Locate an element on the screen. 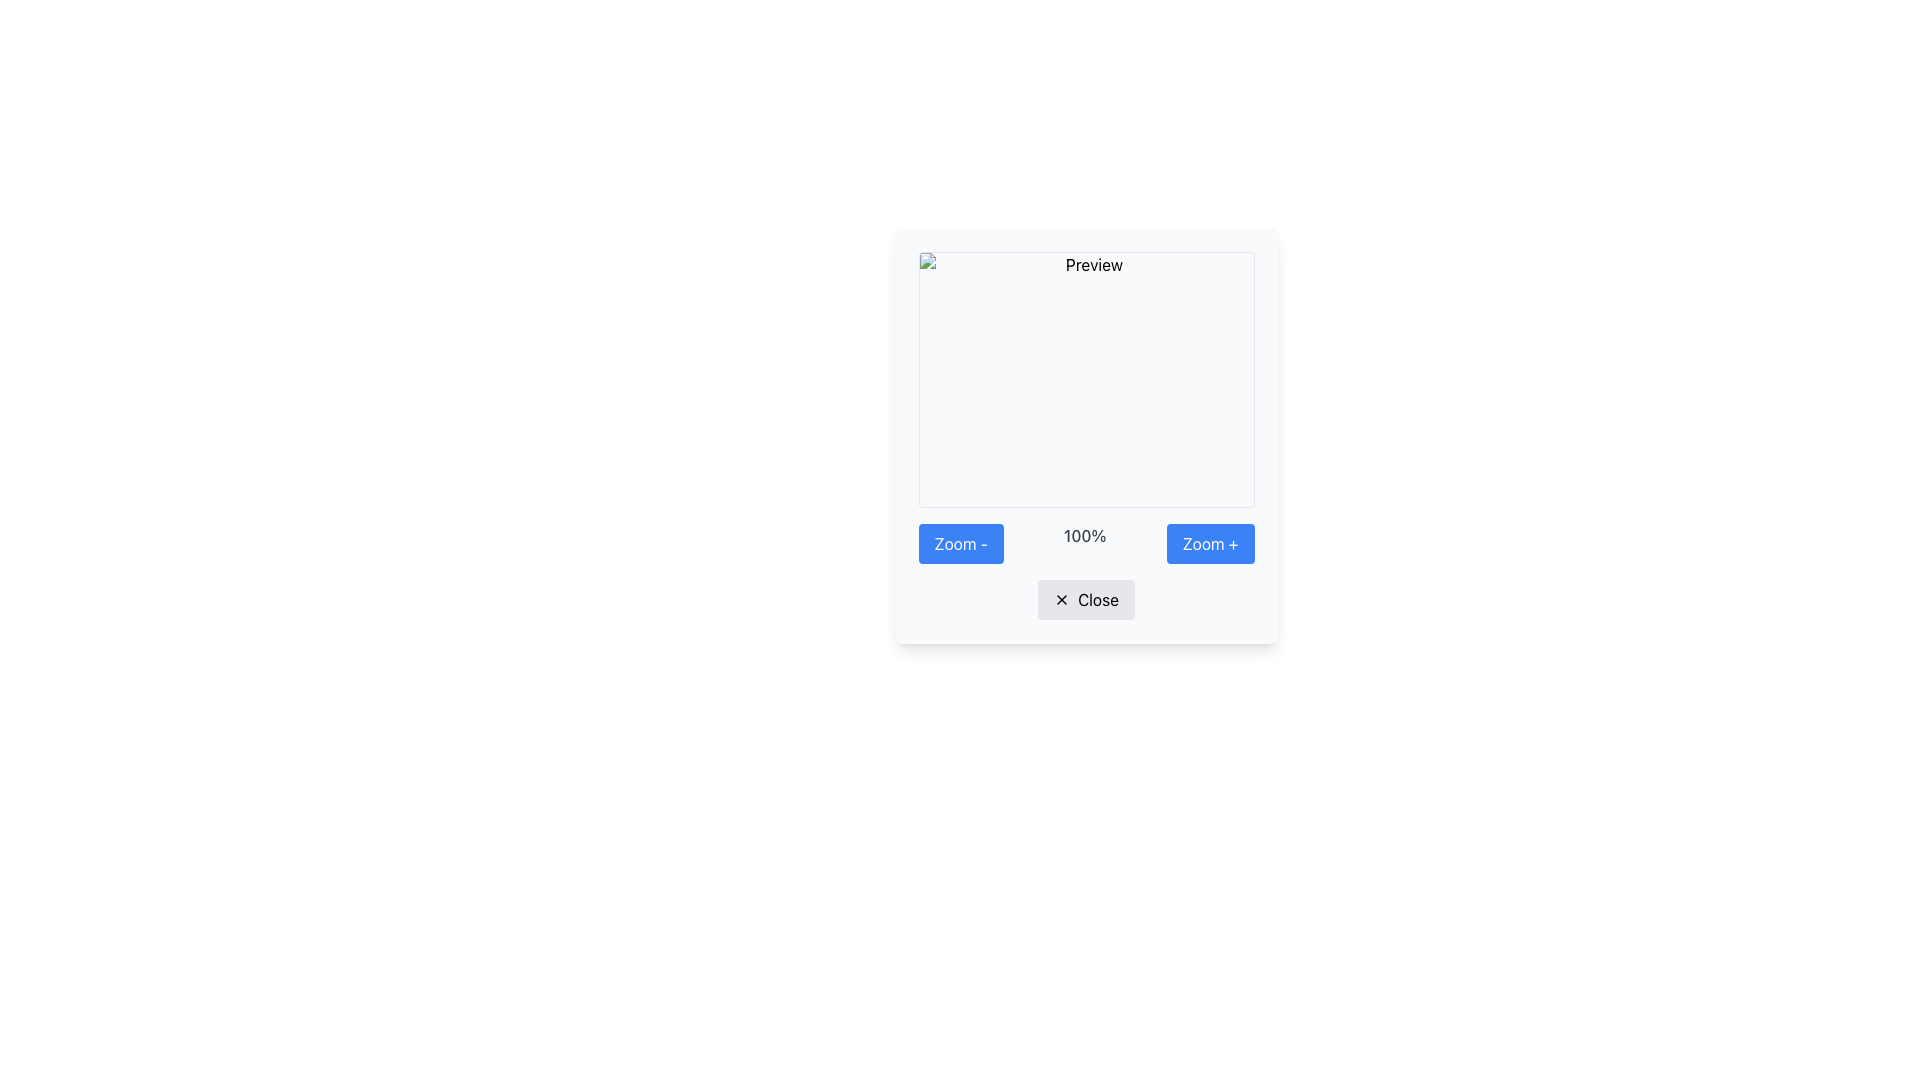 Image resolution: width=1920 pixels, height=1080 pixels. the 'Close' button with a light gray background and an 'X' icon is located at coordinates (1085, 599).